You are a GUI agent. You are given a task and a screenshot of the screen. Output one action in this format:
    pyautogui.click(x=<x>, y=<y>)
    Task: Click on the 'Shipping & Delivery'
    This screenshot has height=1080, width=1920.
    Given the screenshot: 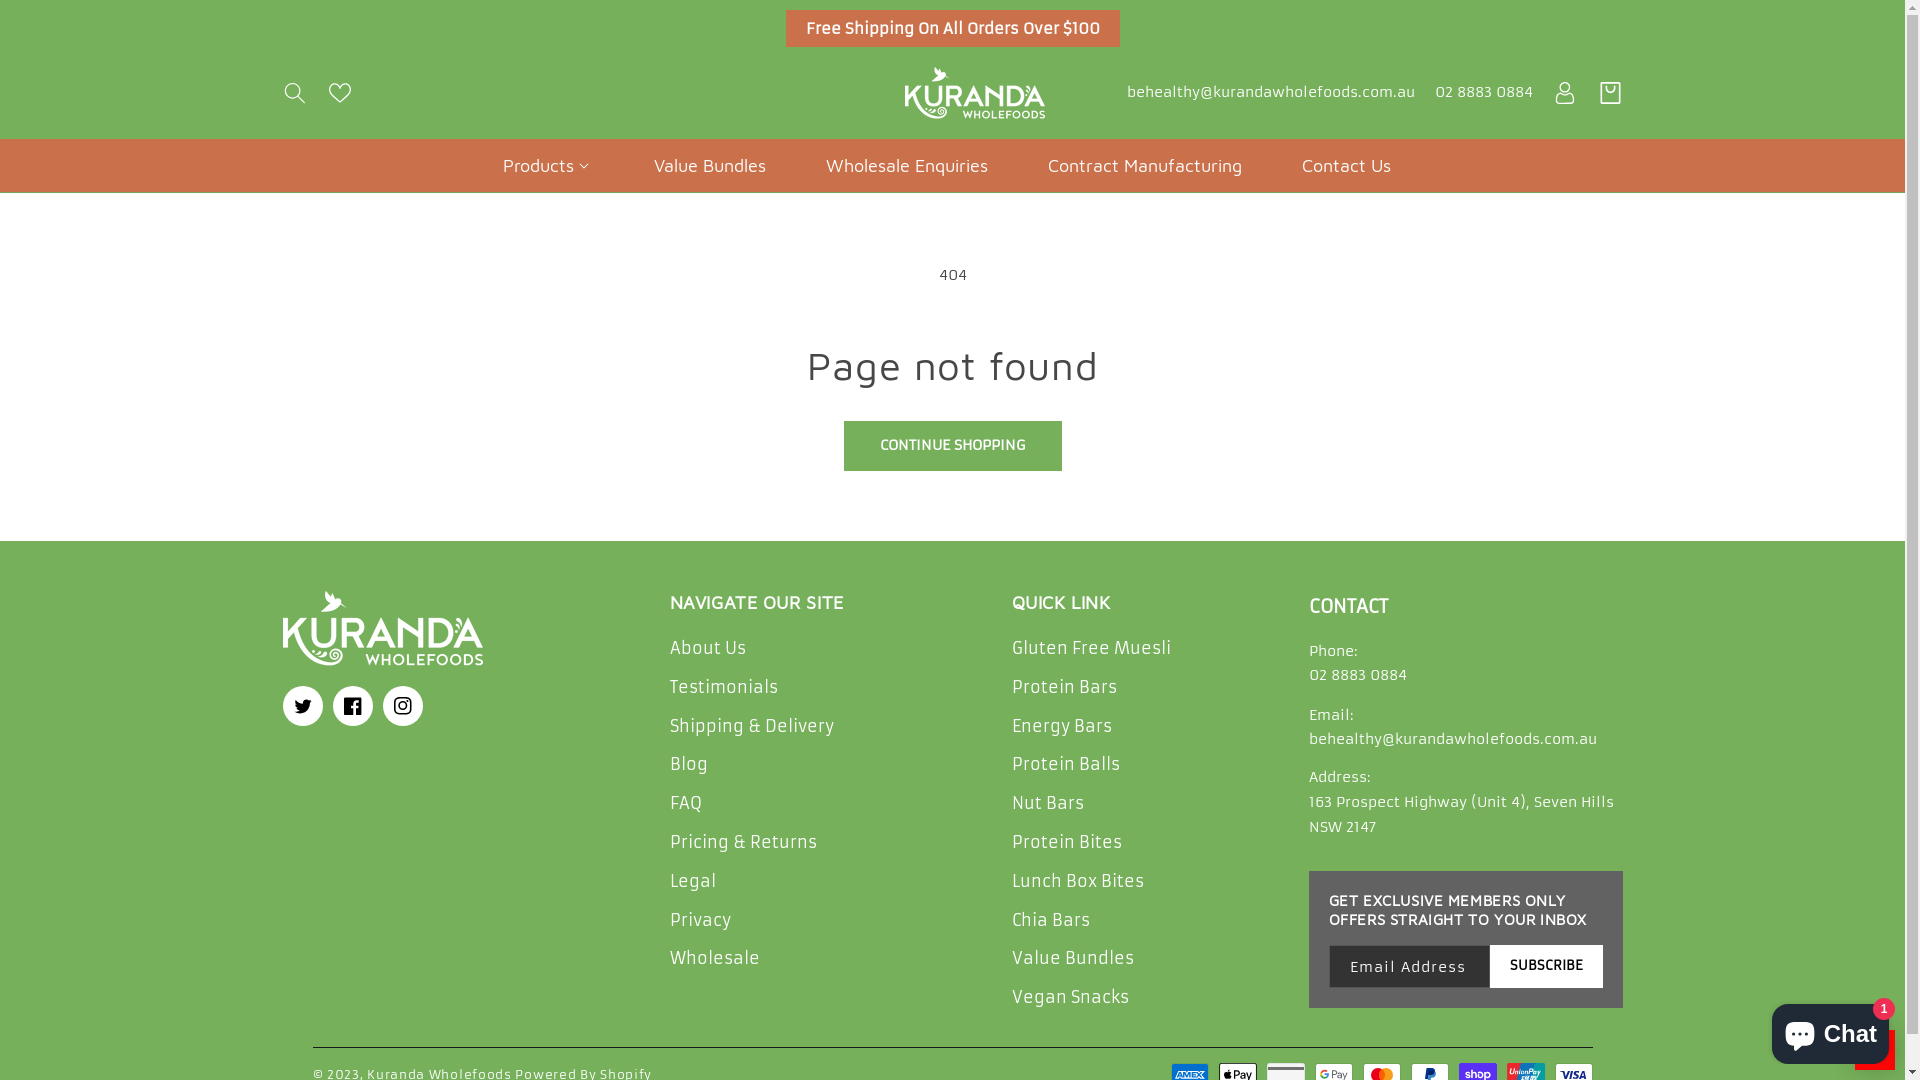 What is the action you would take?
    pyautogui.click(x=751, y=726)
    